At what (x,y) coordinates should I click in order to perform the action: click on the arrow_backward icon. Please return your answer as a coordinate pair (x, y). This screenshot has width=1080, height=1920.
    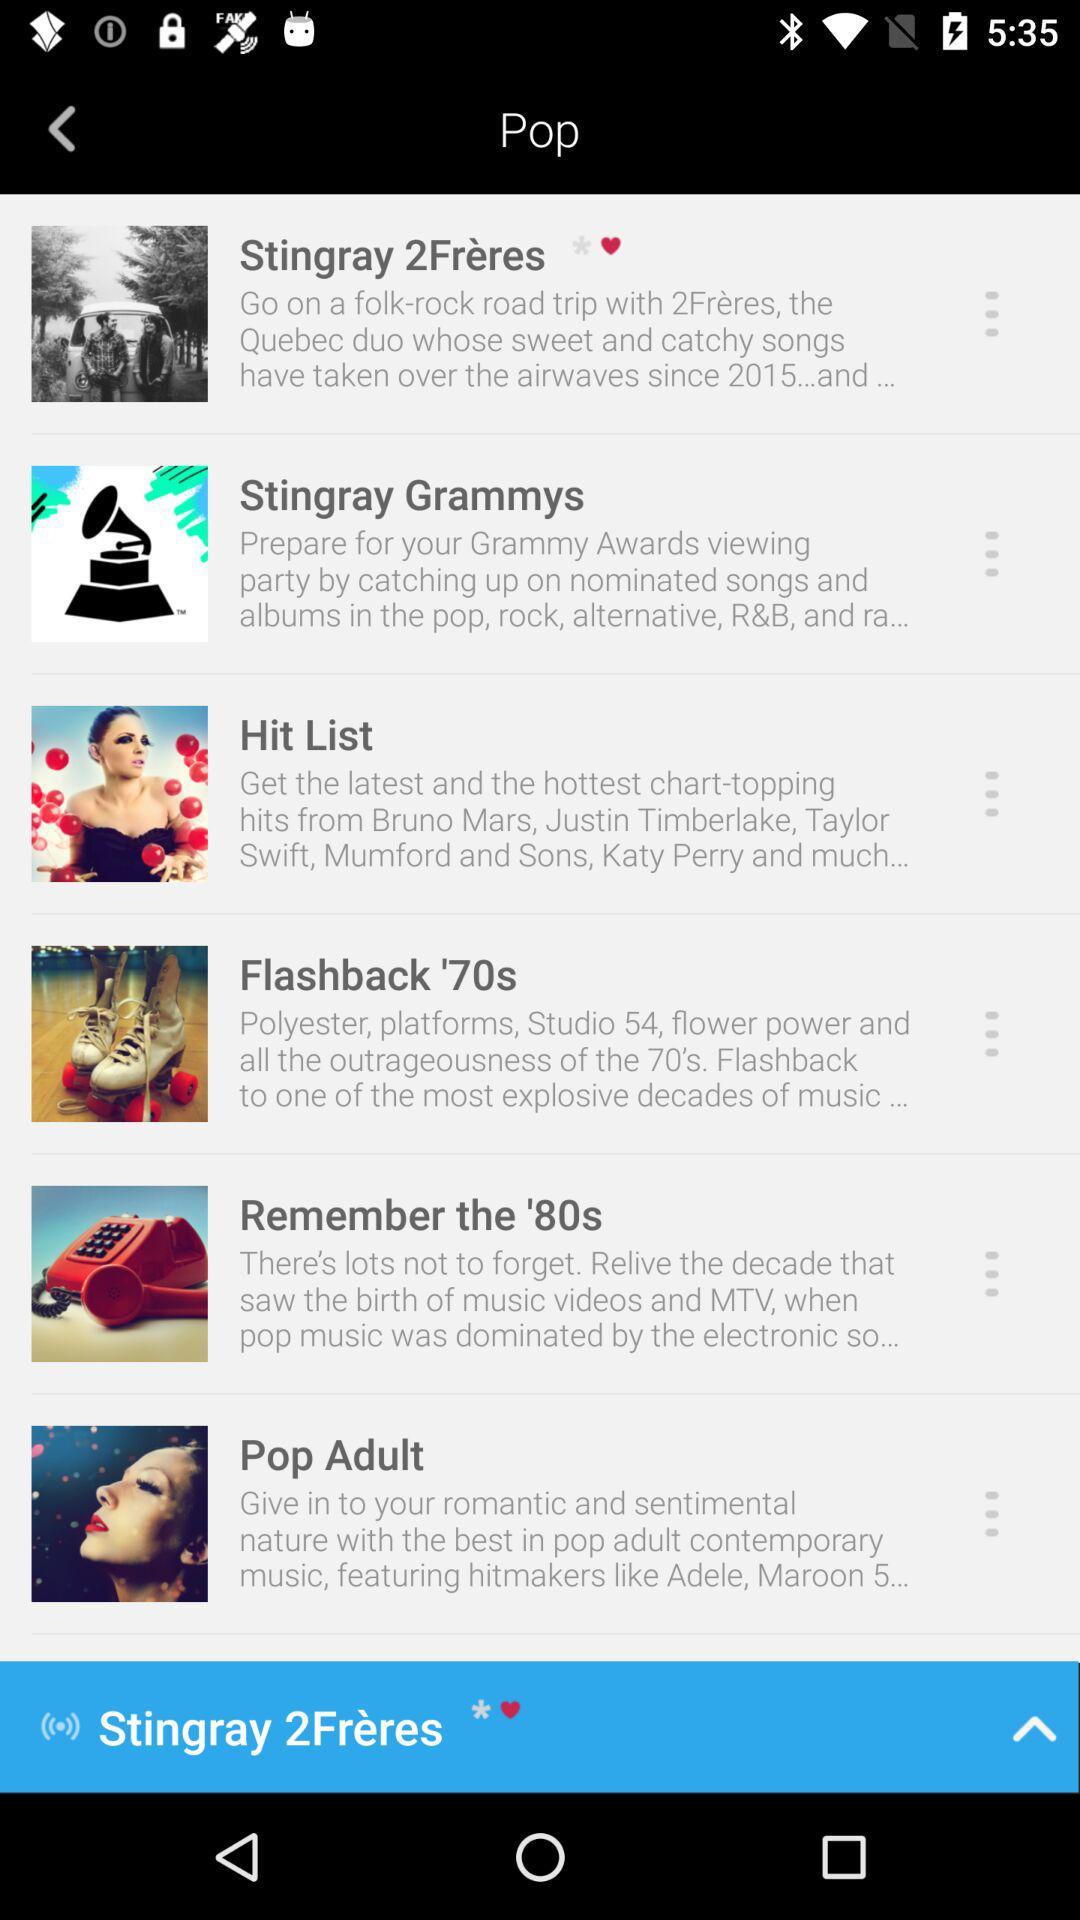
    Looking at the image, I should click on (61, 127).